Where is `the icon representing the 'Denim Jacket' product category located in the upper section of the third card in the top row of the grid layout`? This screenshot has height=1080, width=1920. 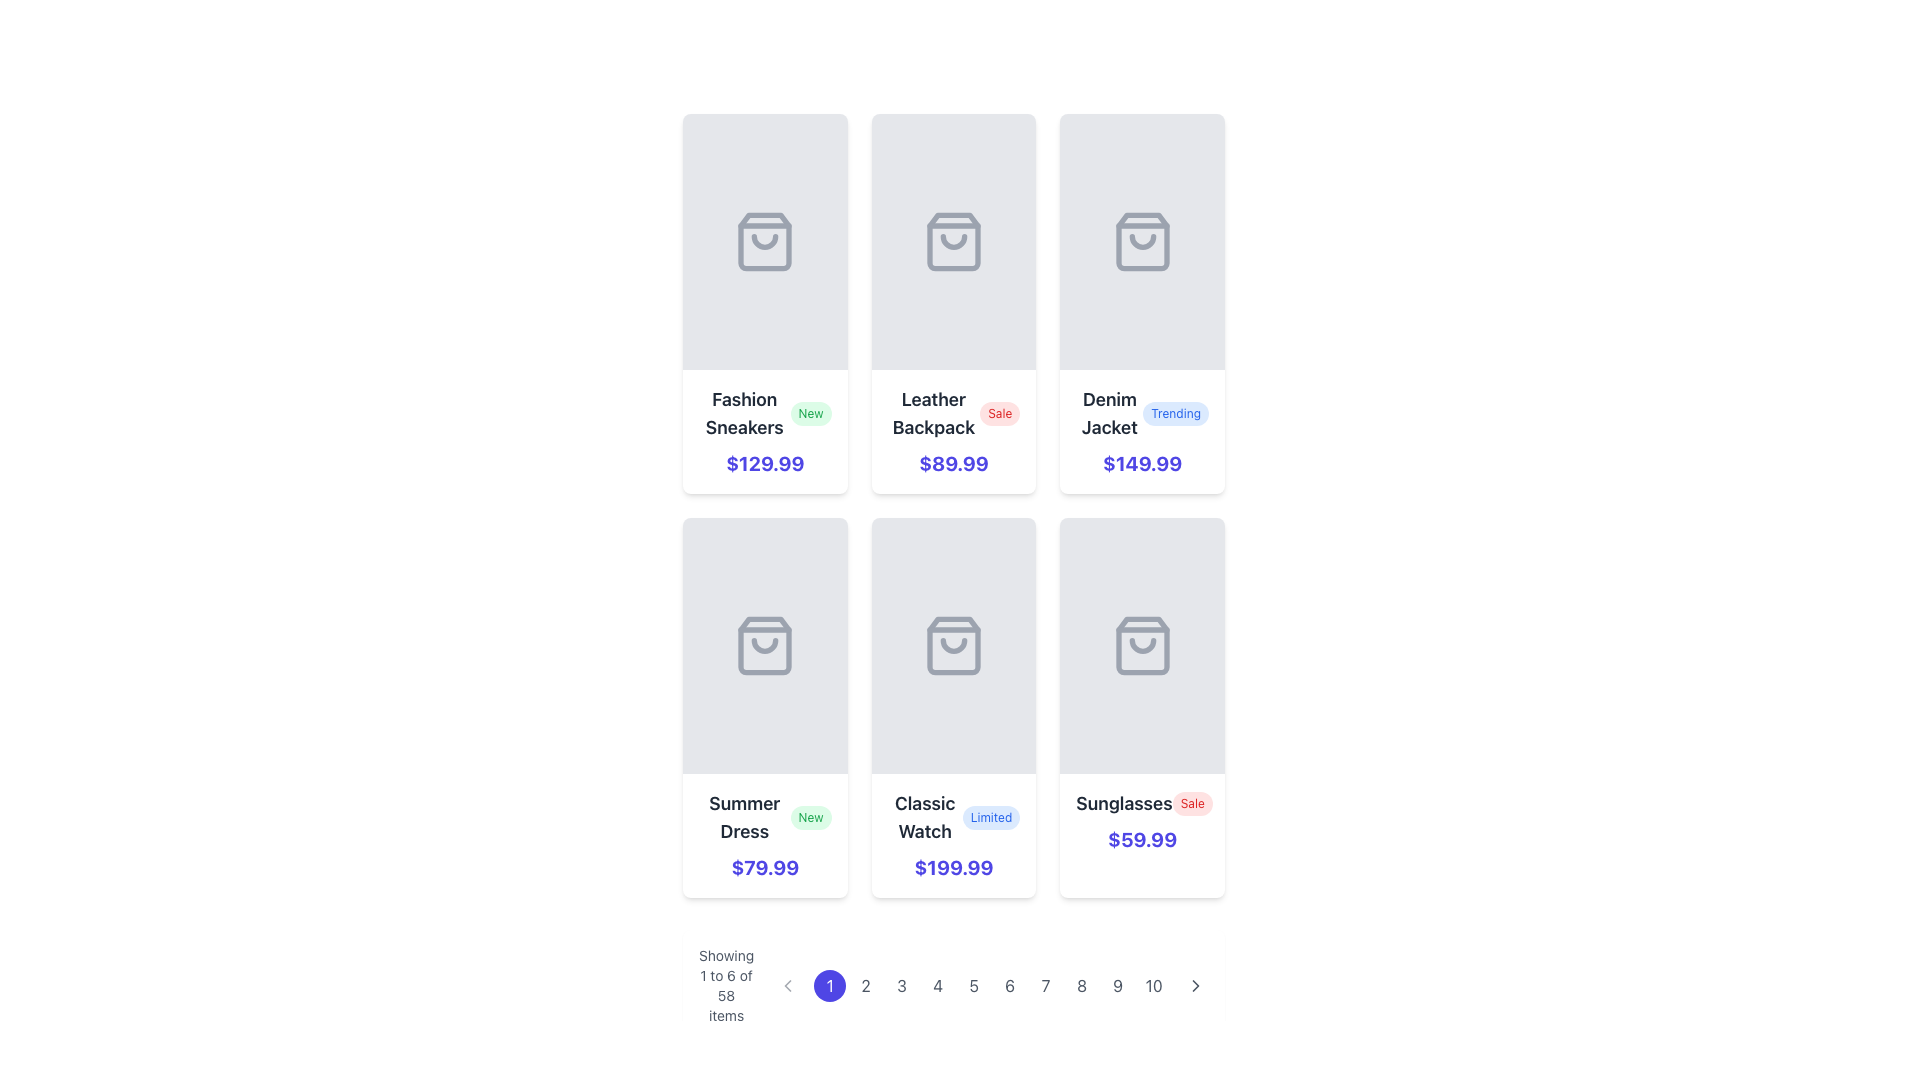 the icon representing the 'Denim Jacket' product category located in the upper section of the third card in the top row of the grid layout is located at coordinates (1142, 241).